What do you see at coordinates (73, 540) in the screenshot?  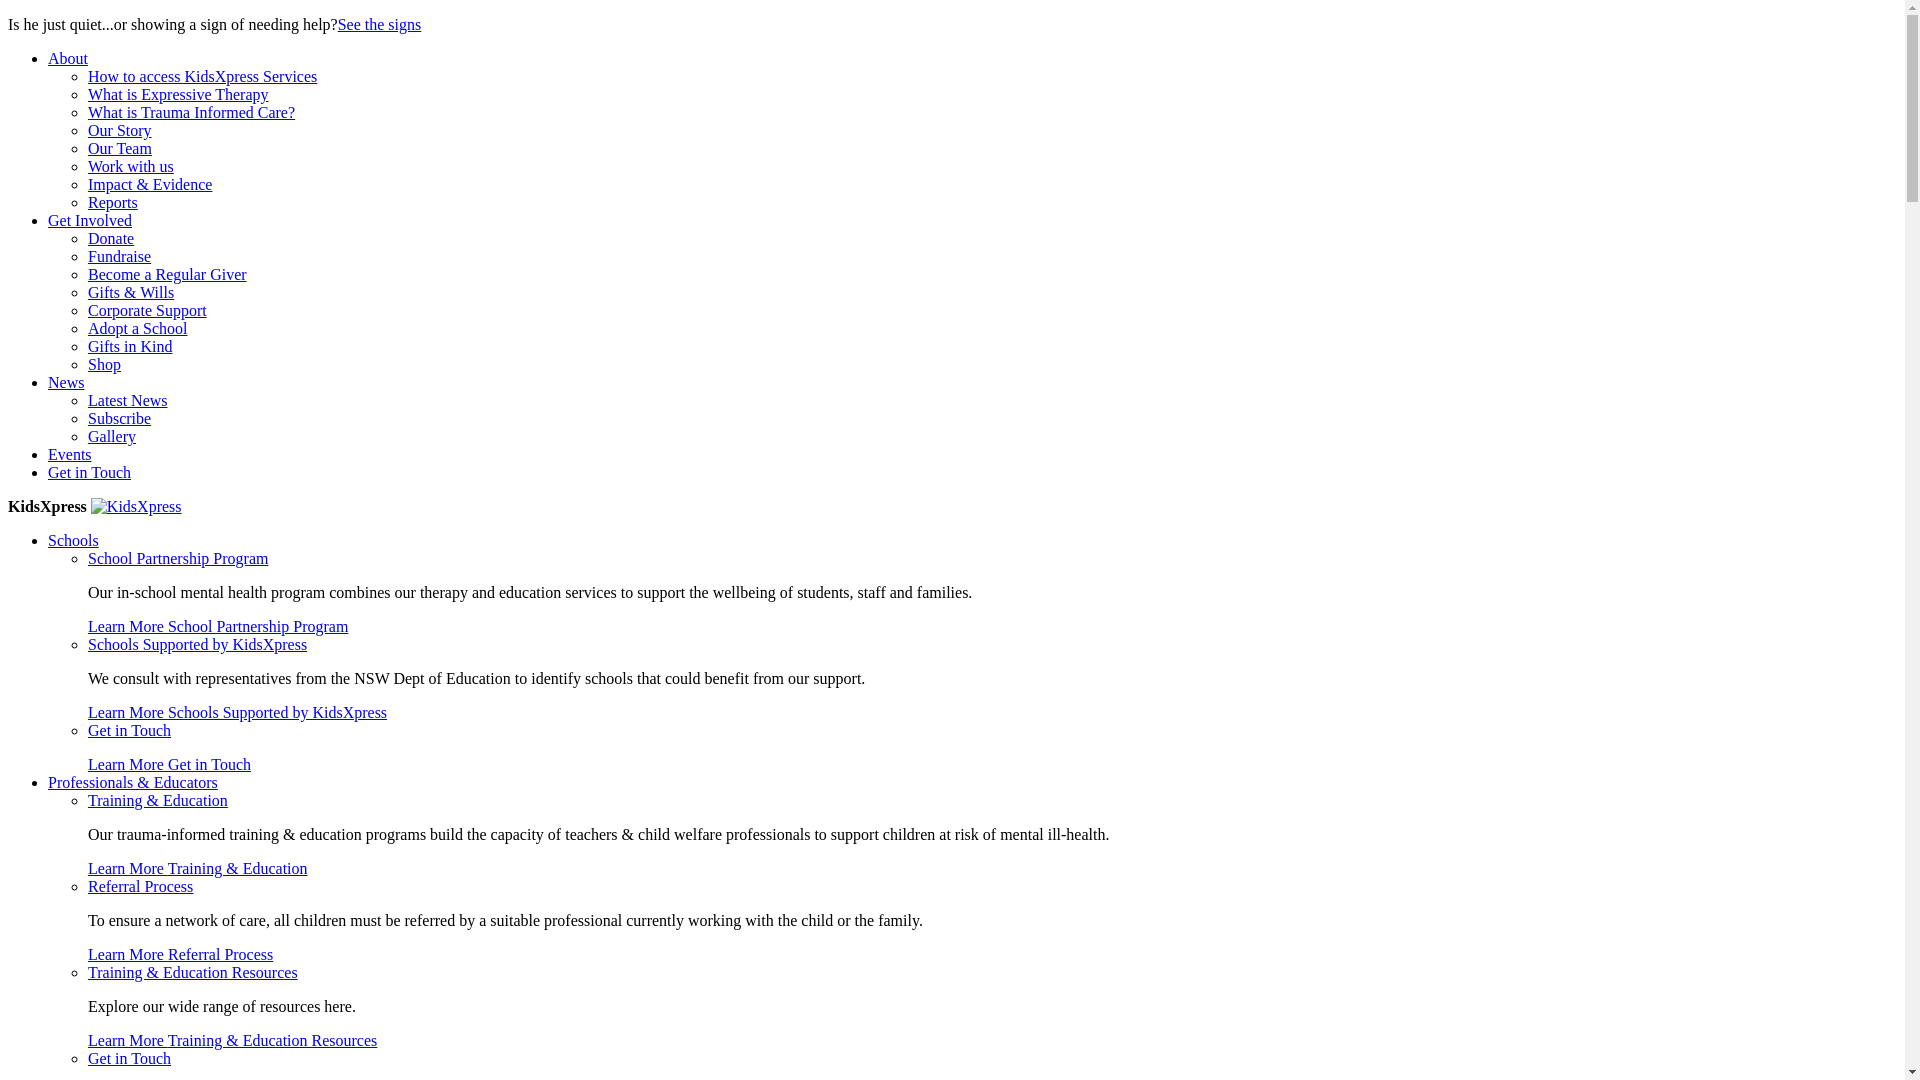 I see `'Schools'` at bounding box center [73, 540].